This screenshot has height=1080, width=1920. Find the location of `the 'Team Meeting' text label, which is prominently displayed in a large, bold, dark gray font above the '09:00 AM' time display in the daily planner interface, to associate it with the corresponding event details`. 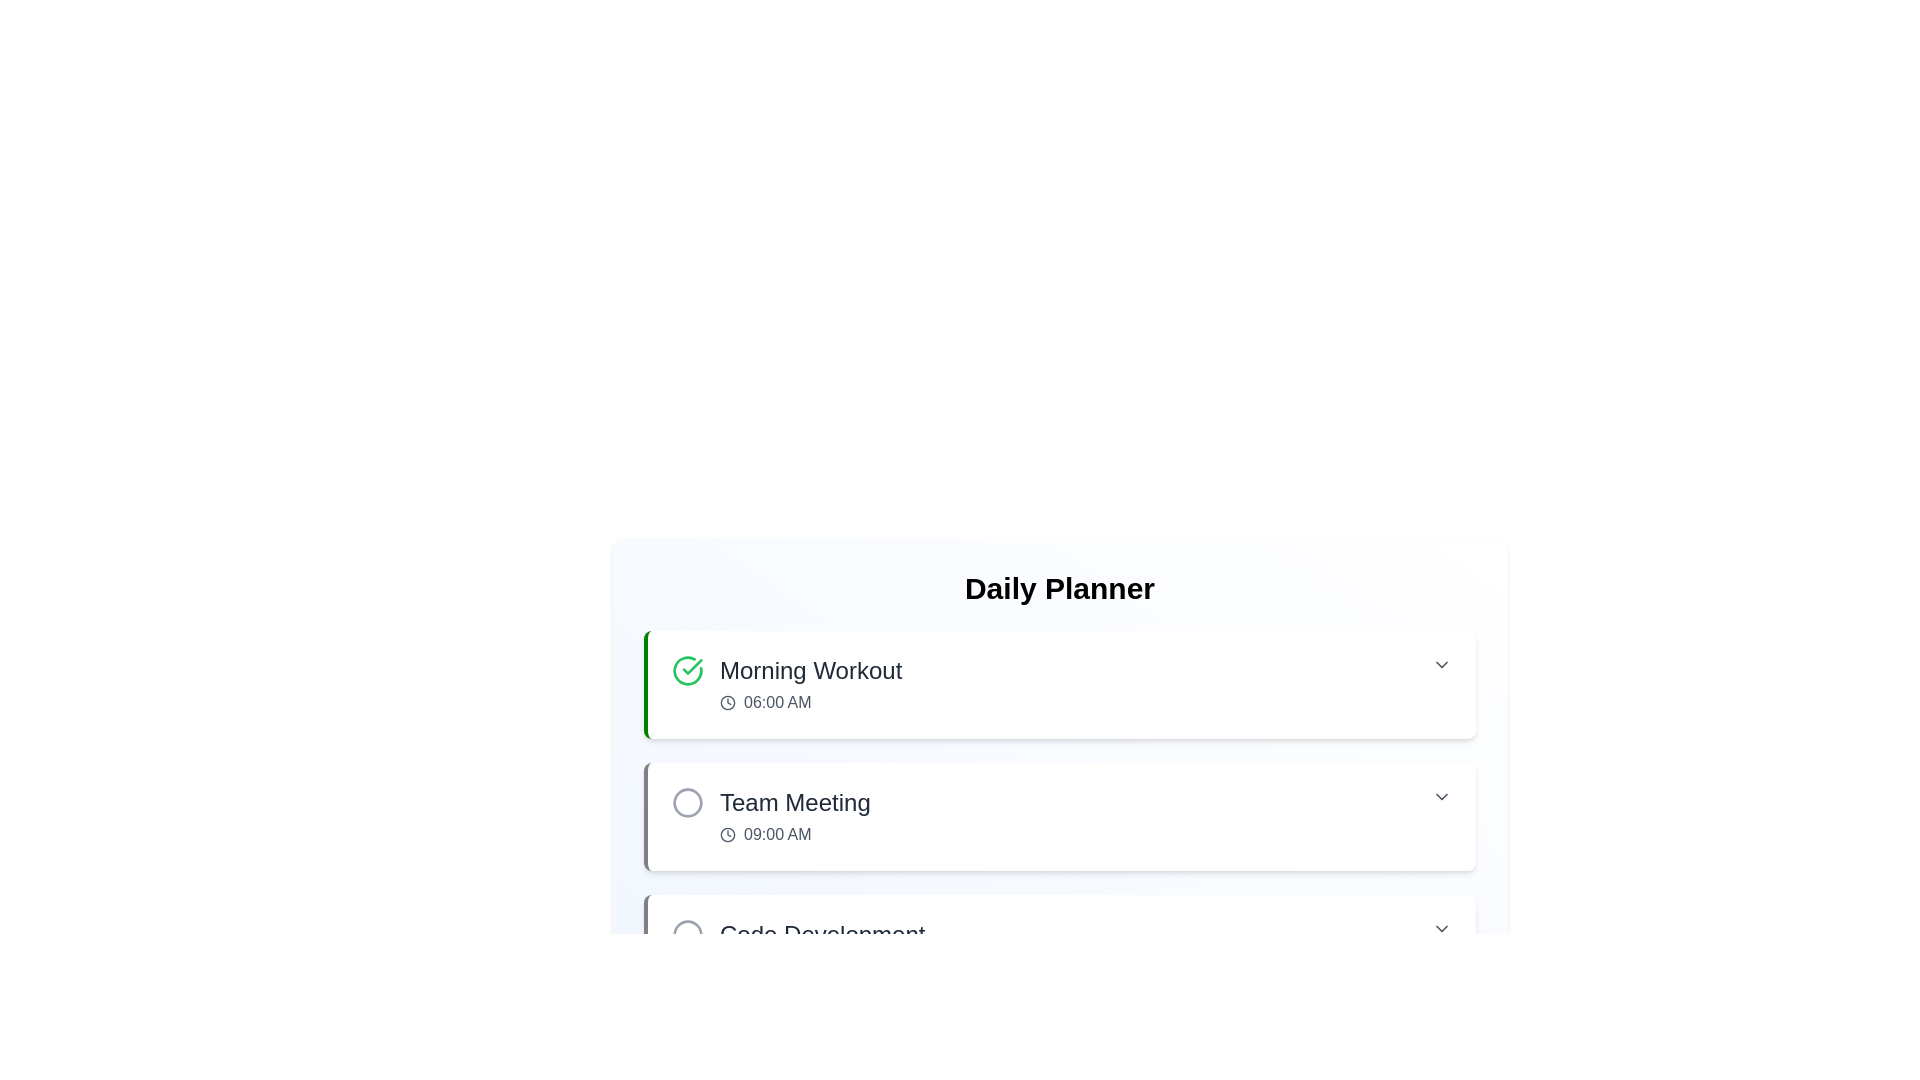

the 'Team Meeting' text label, which is prominently displayed in a large, bold, dark gray font above the '09:00 AM' time display in the daily planner interface, to associate it with the corresponding event details is located at coordinates (794, 801).